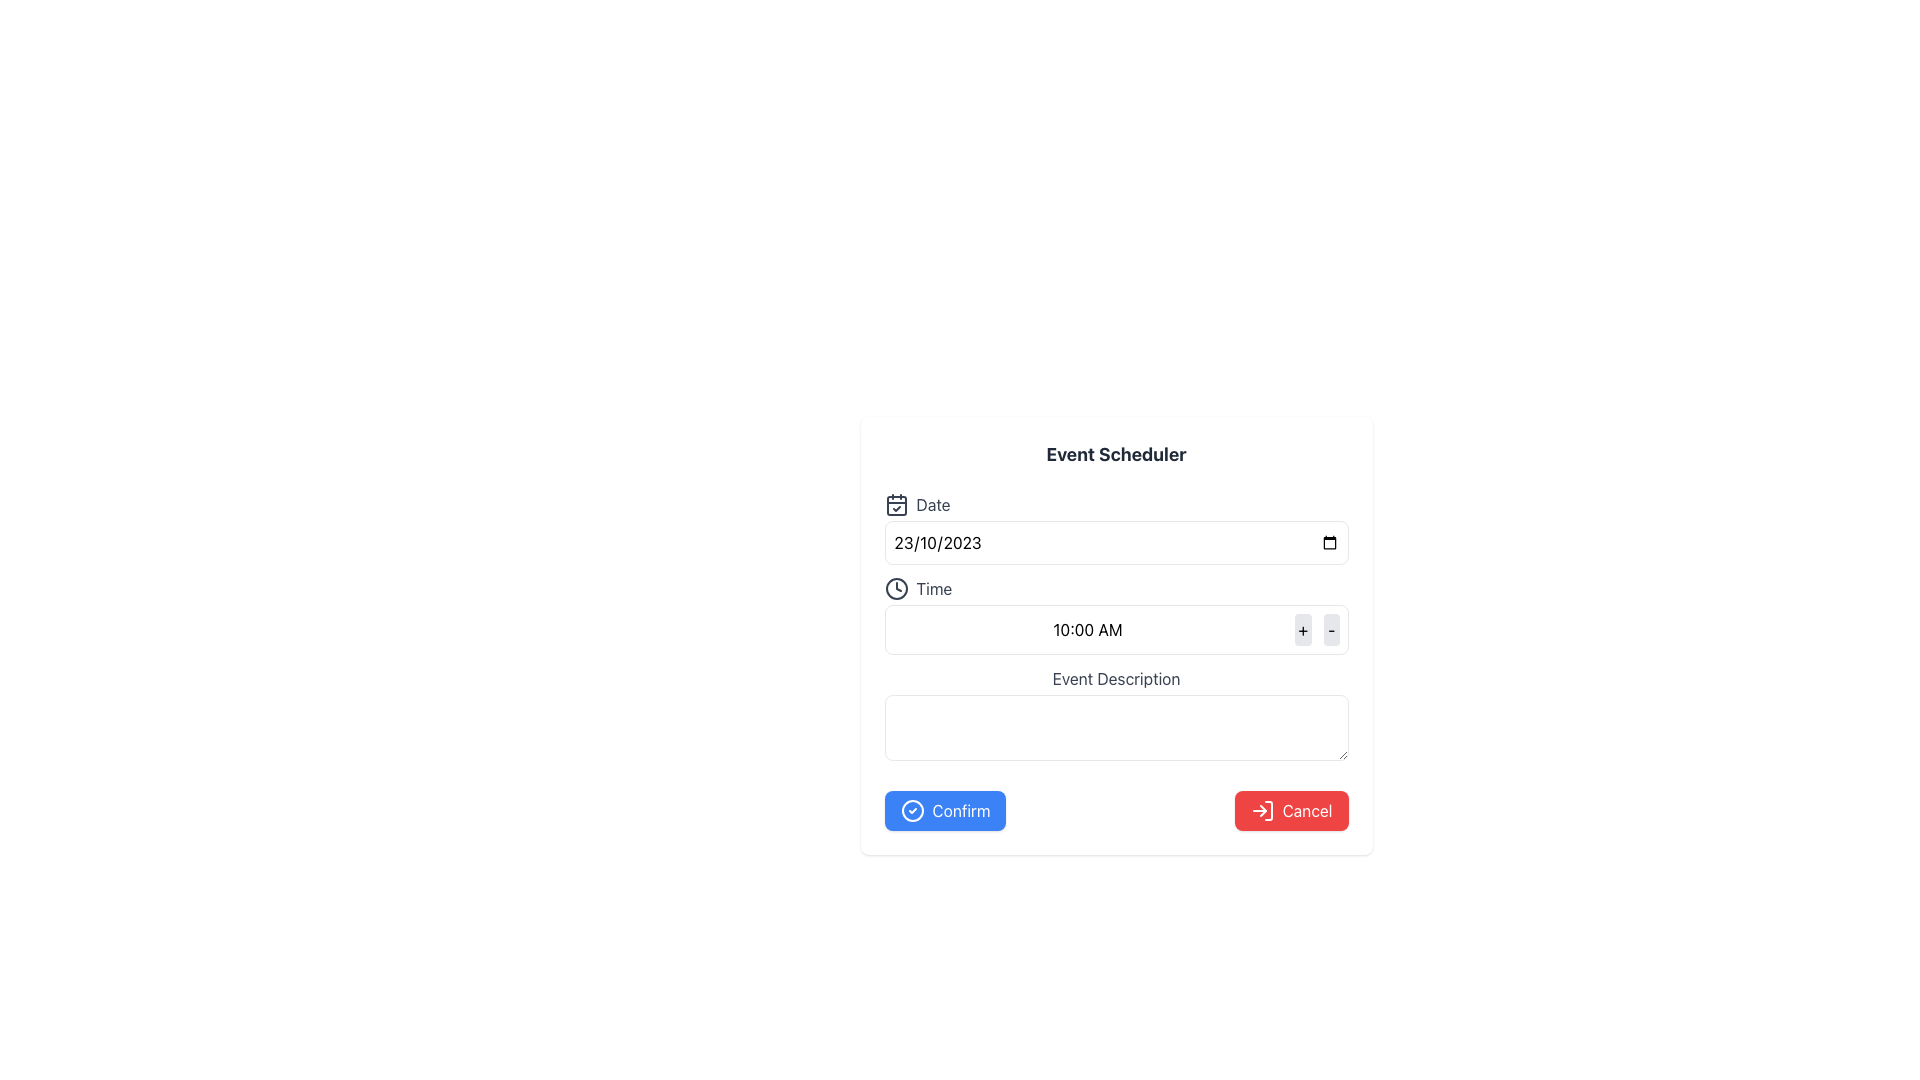 This screenshot has width=1920, height=1080. I want to click on the 'Confirm' button, which features a decorative circle with a checkmark symbol, located at the bottom left of the form interface, so click(911, 810).